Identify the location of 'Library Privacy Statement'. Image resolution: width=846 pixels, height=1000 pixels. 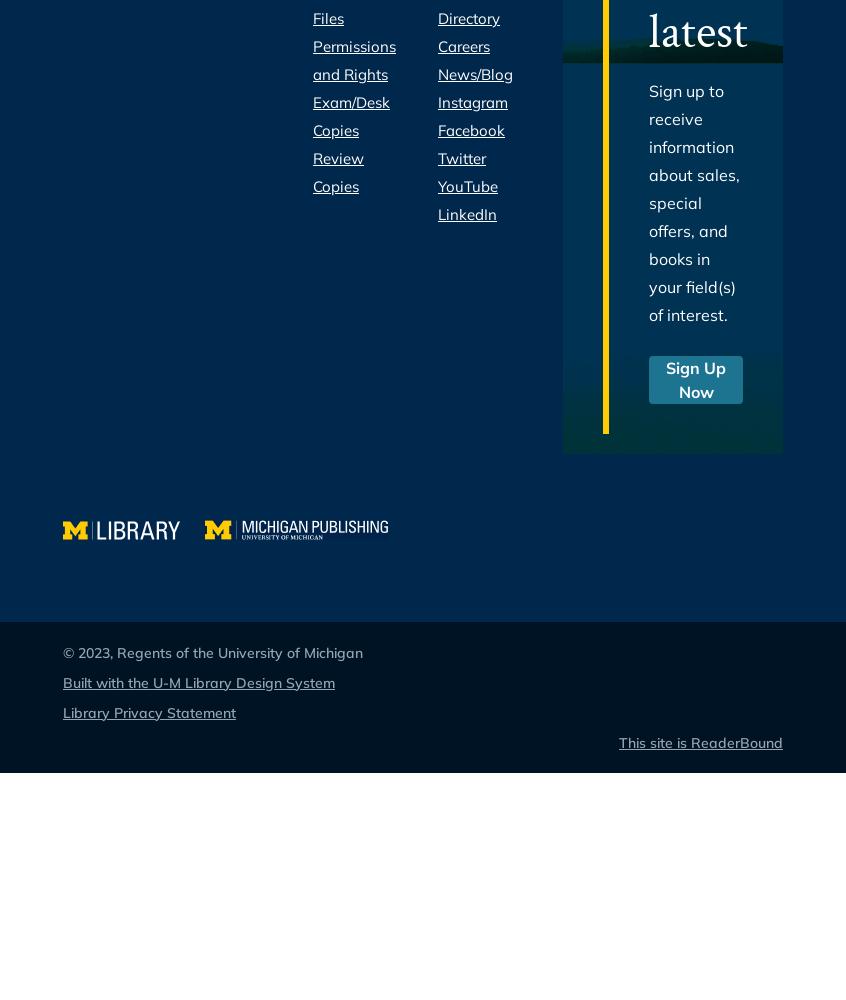
(148, 711).